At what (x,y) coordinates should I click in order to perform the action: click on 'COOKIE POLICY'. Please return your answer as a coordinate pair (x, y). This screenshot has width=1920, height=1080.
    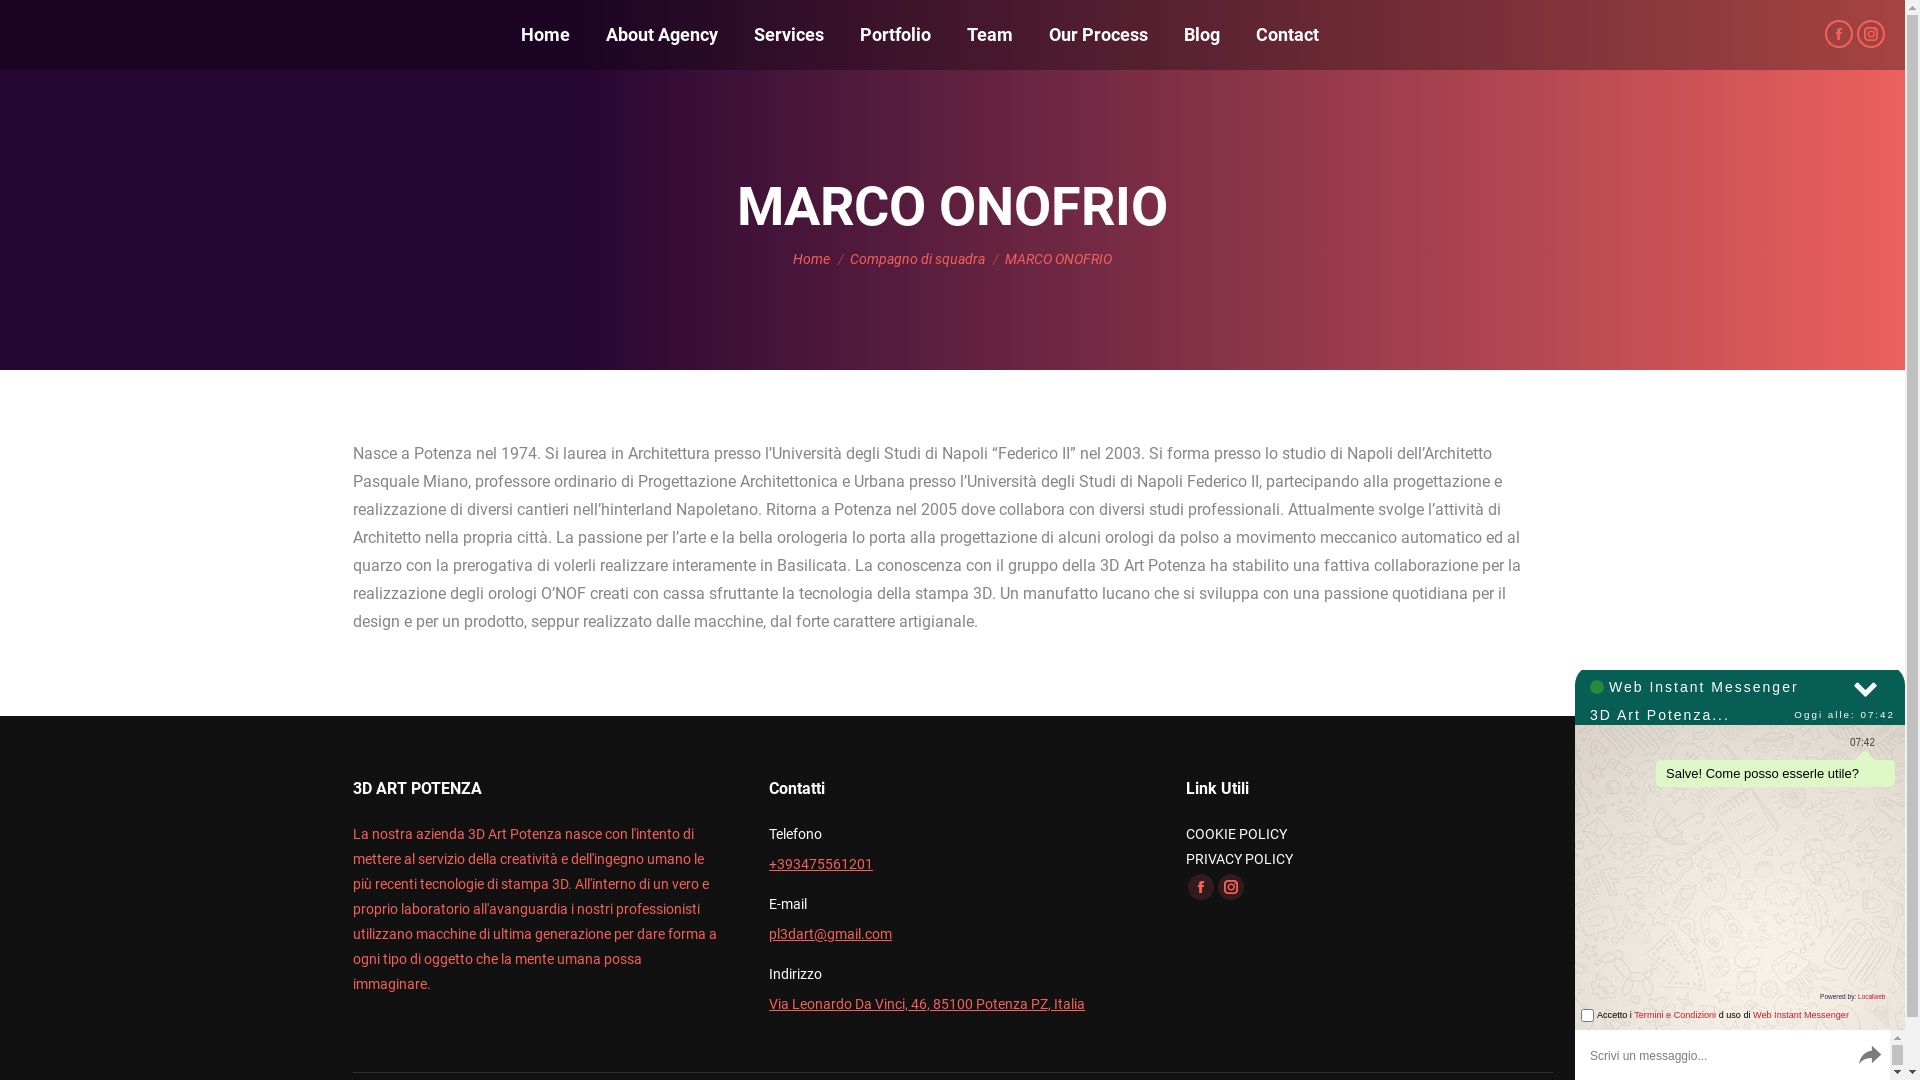
    Looking at the image, I should click on (1235, 833).